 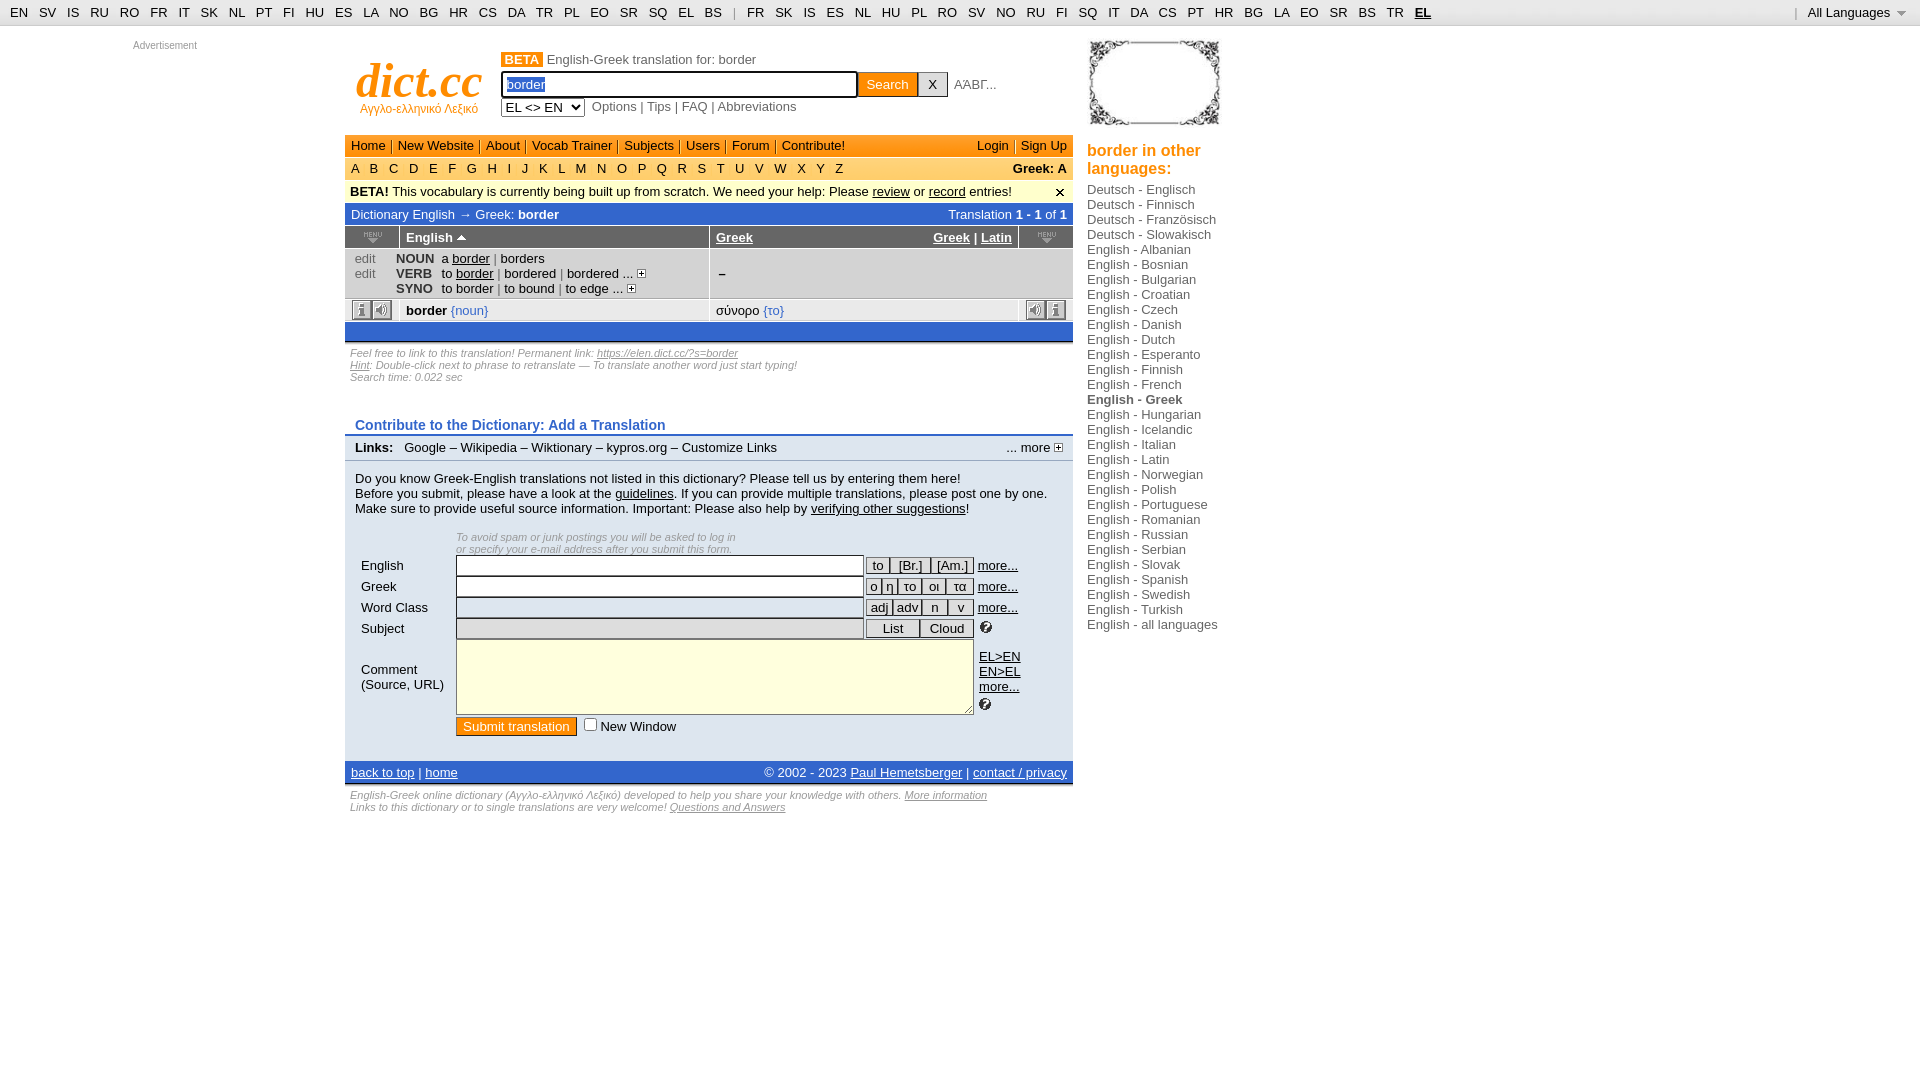 I want to click on 'English - Swedish', so click(x=1138, y=593).